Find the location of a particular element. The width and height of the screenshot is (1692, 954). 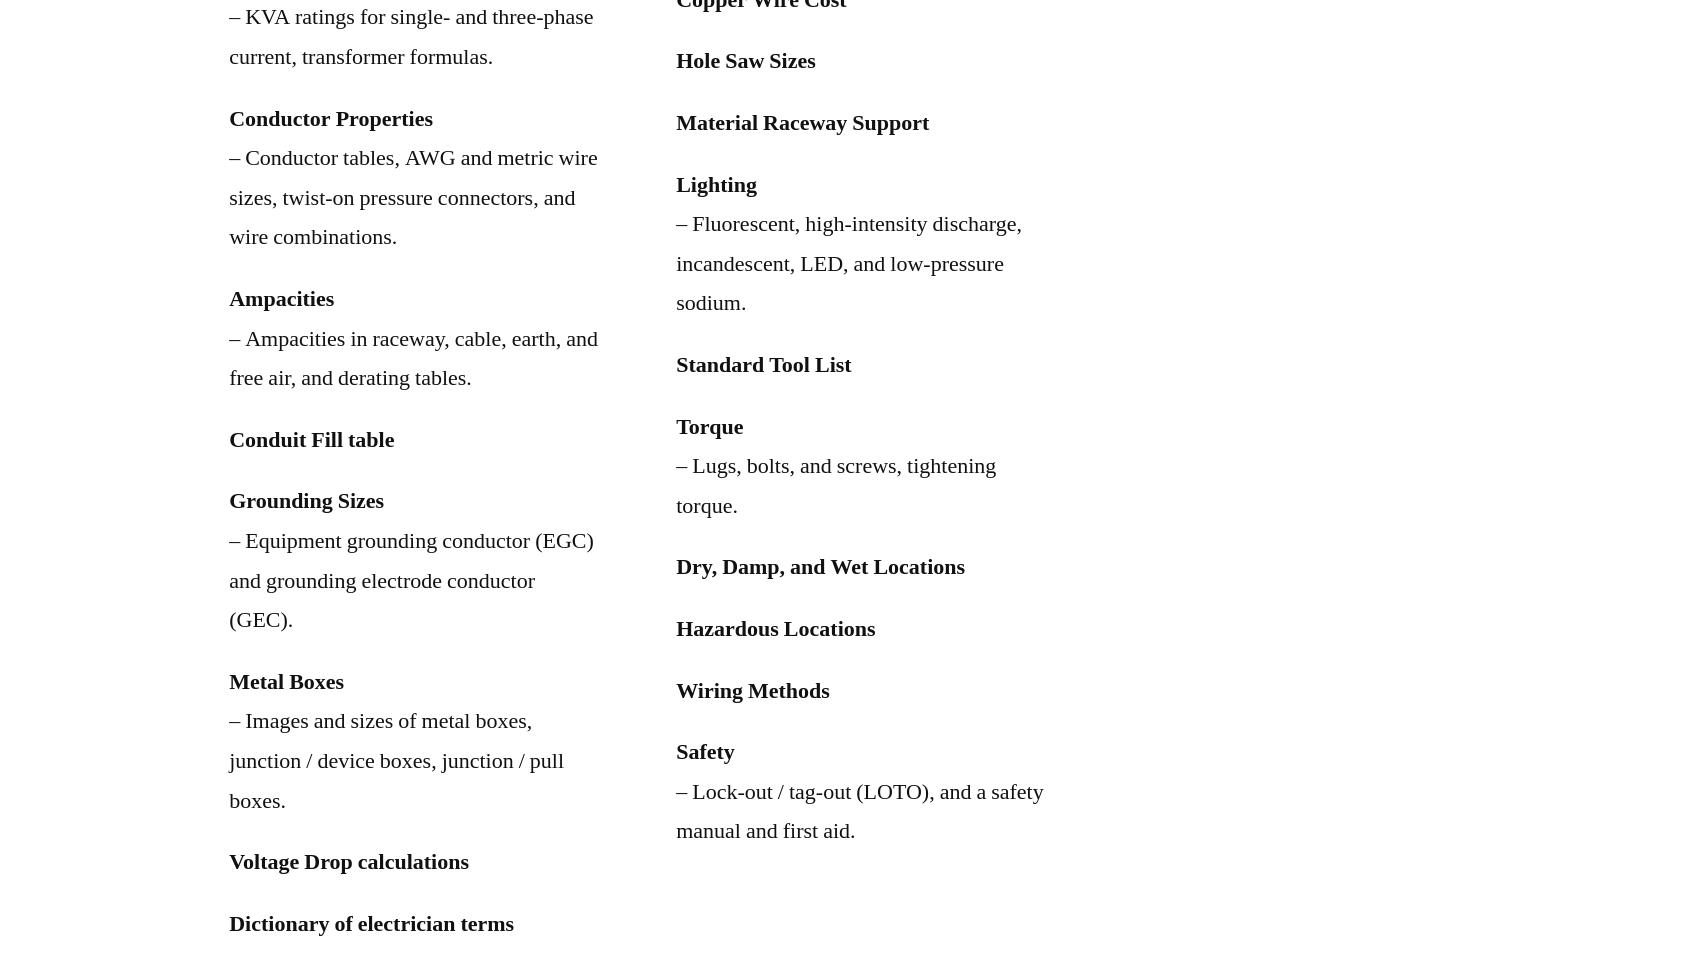

'Material Raceway Support' is located at coordinates (802, 121).